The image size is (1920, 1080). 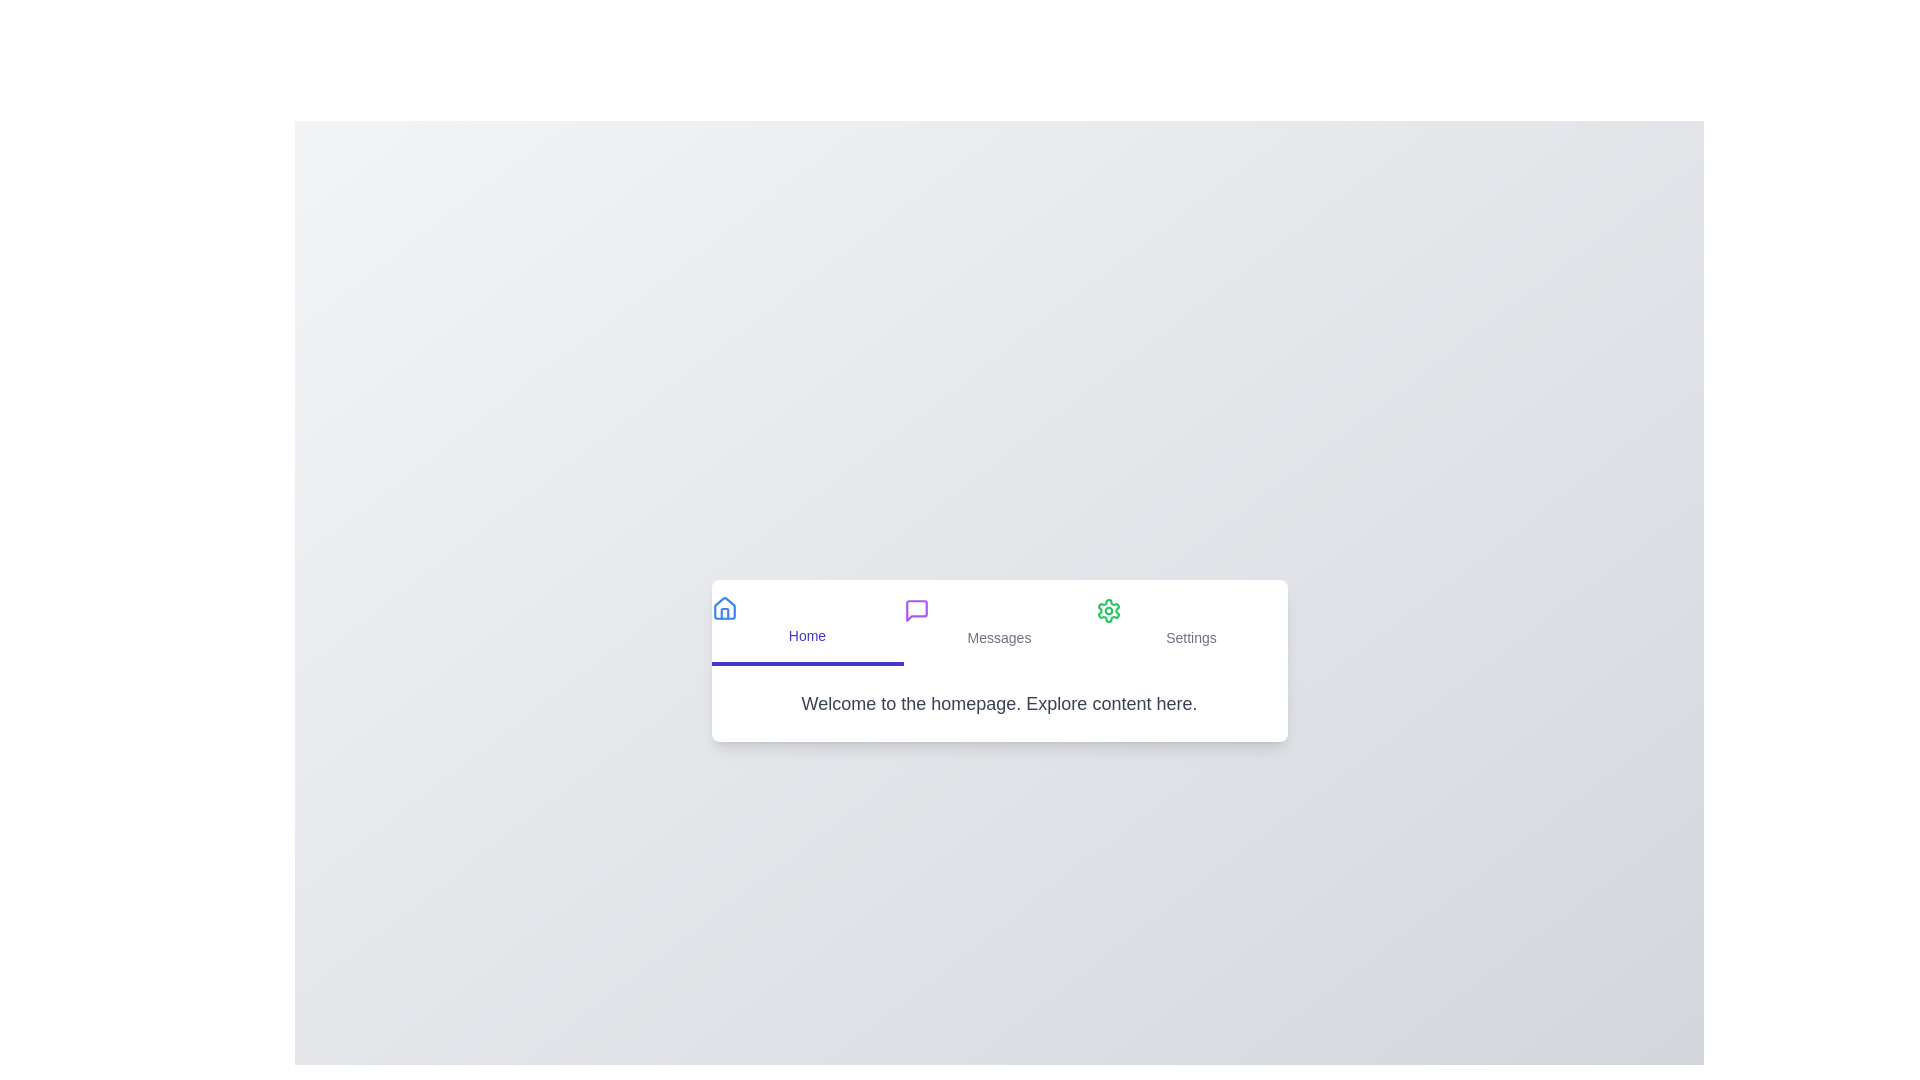 I want to click on the tab labeled Settings, so click(x=1191, y=622).